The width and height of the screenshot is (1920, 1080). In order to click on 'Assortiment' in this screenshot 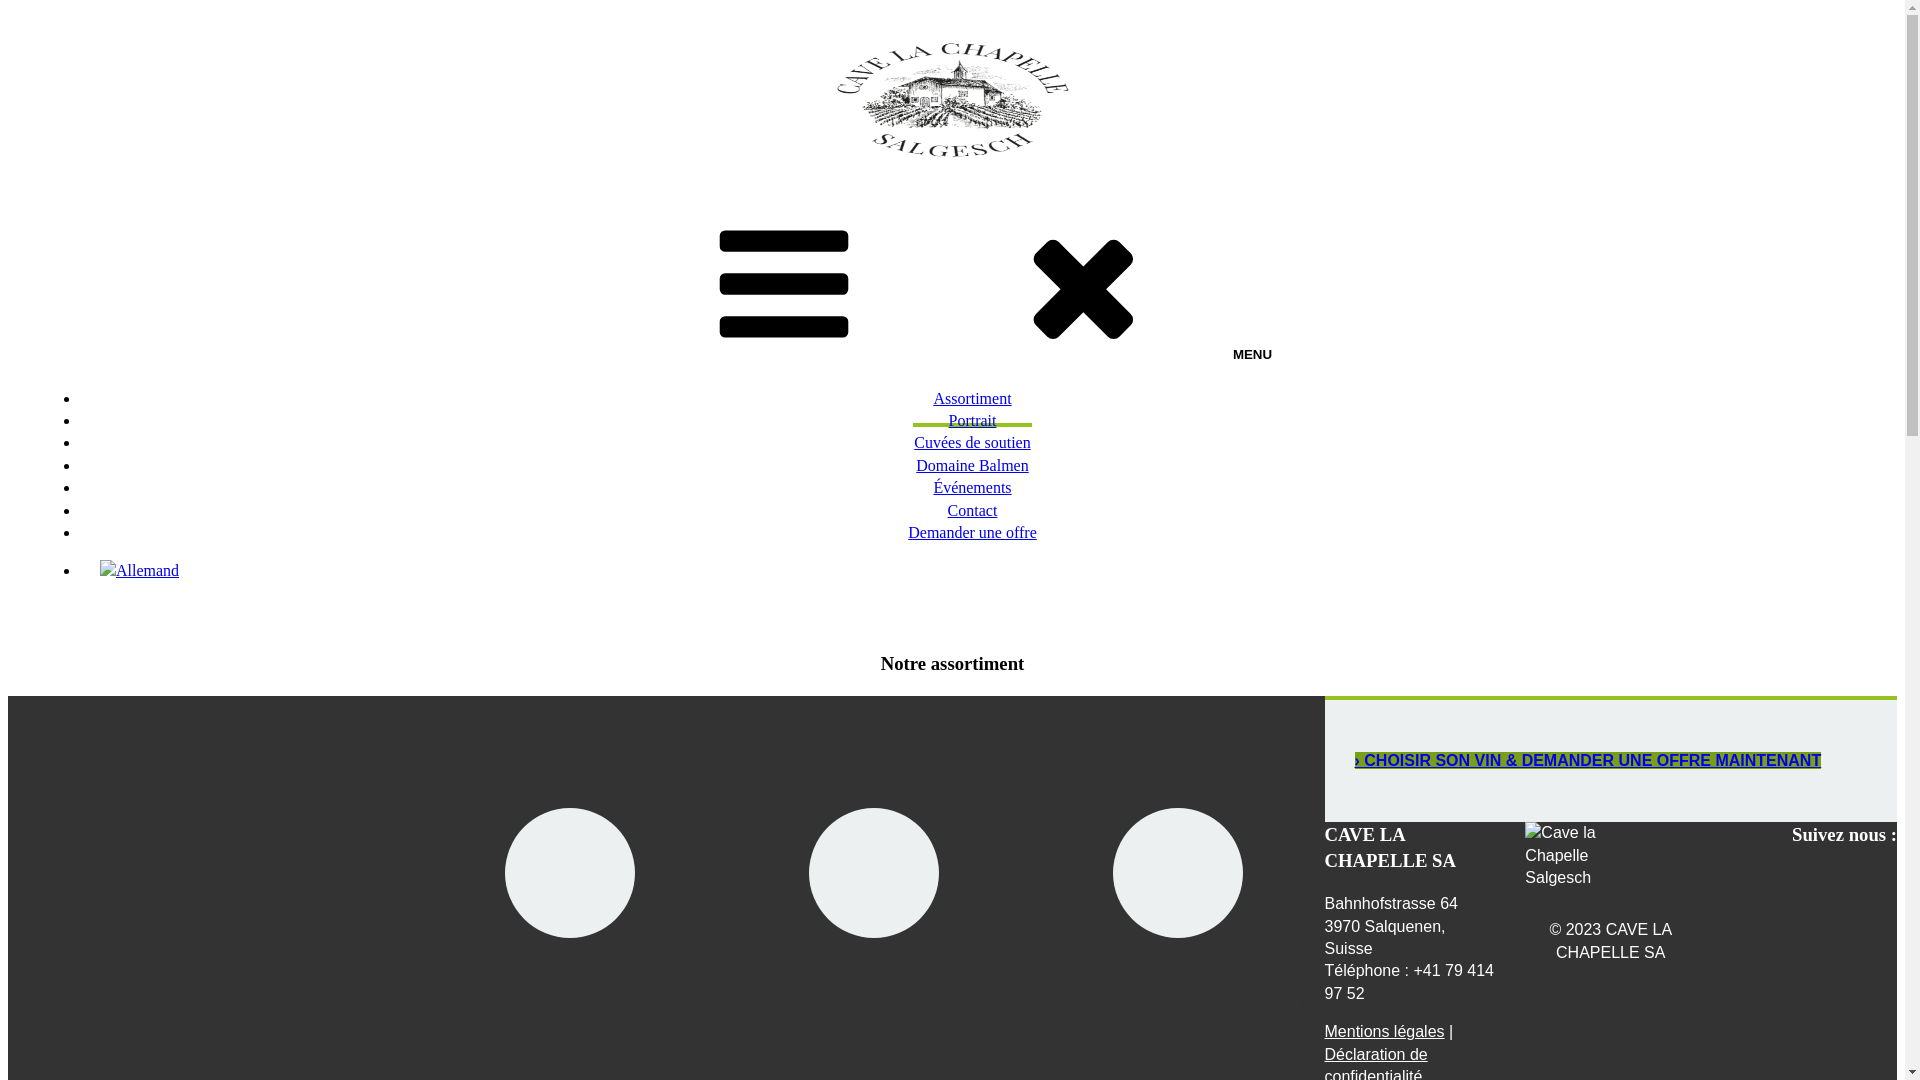, I will do `click(911, 400)`.